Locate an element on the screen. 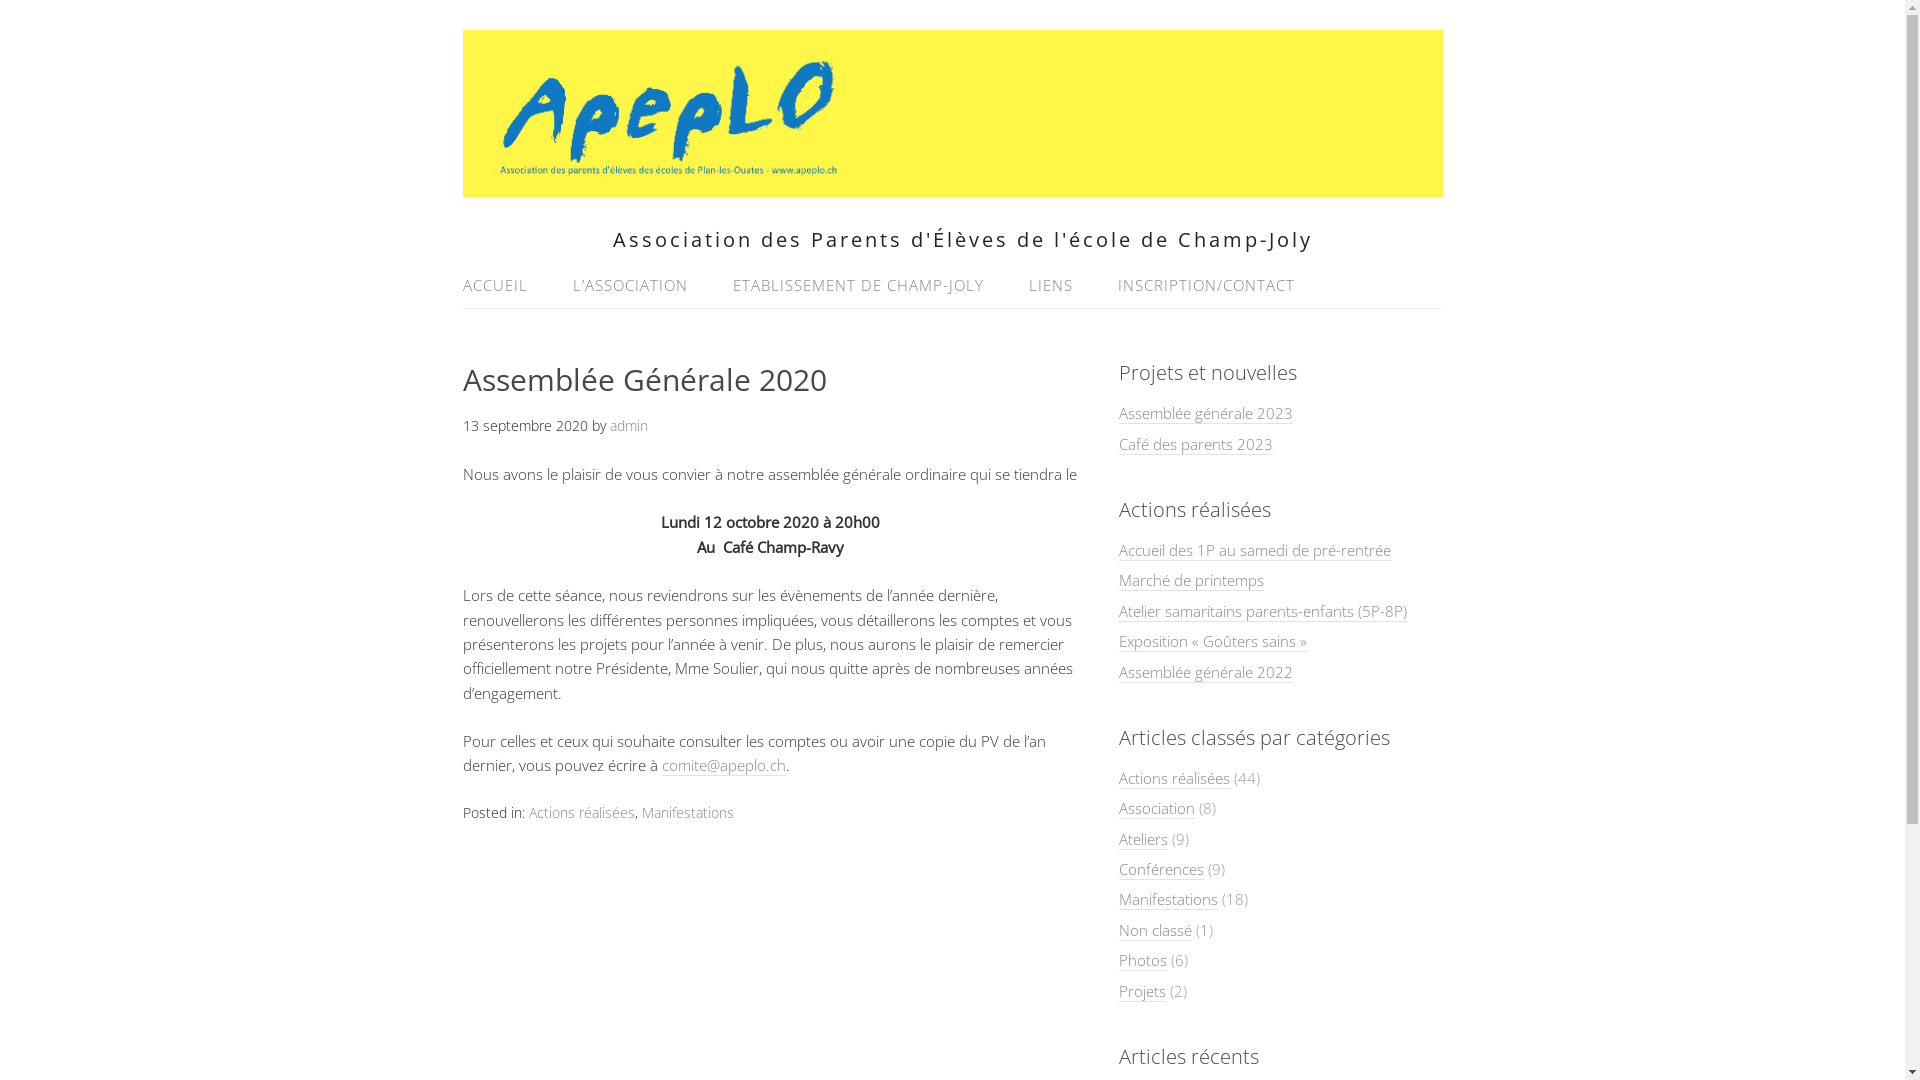  'ACCUEIL' is located at coordinates (504, 285).